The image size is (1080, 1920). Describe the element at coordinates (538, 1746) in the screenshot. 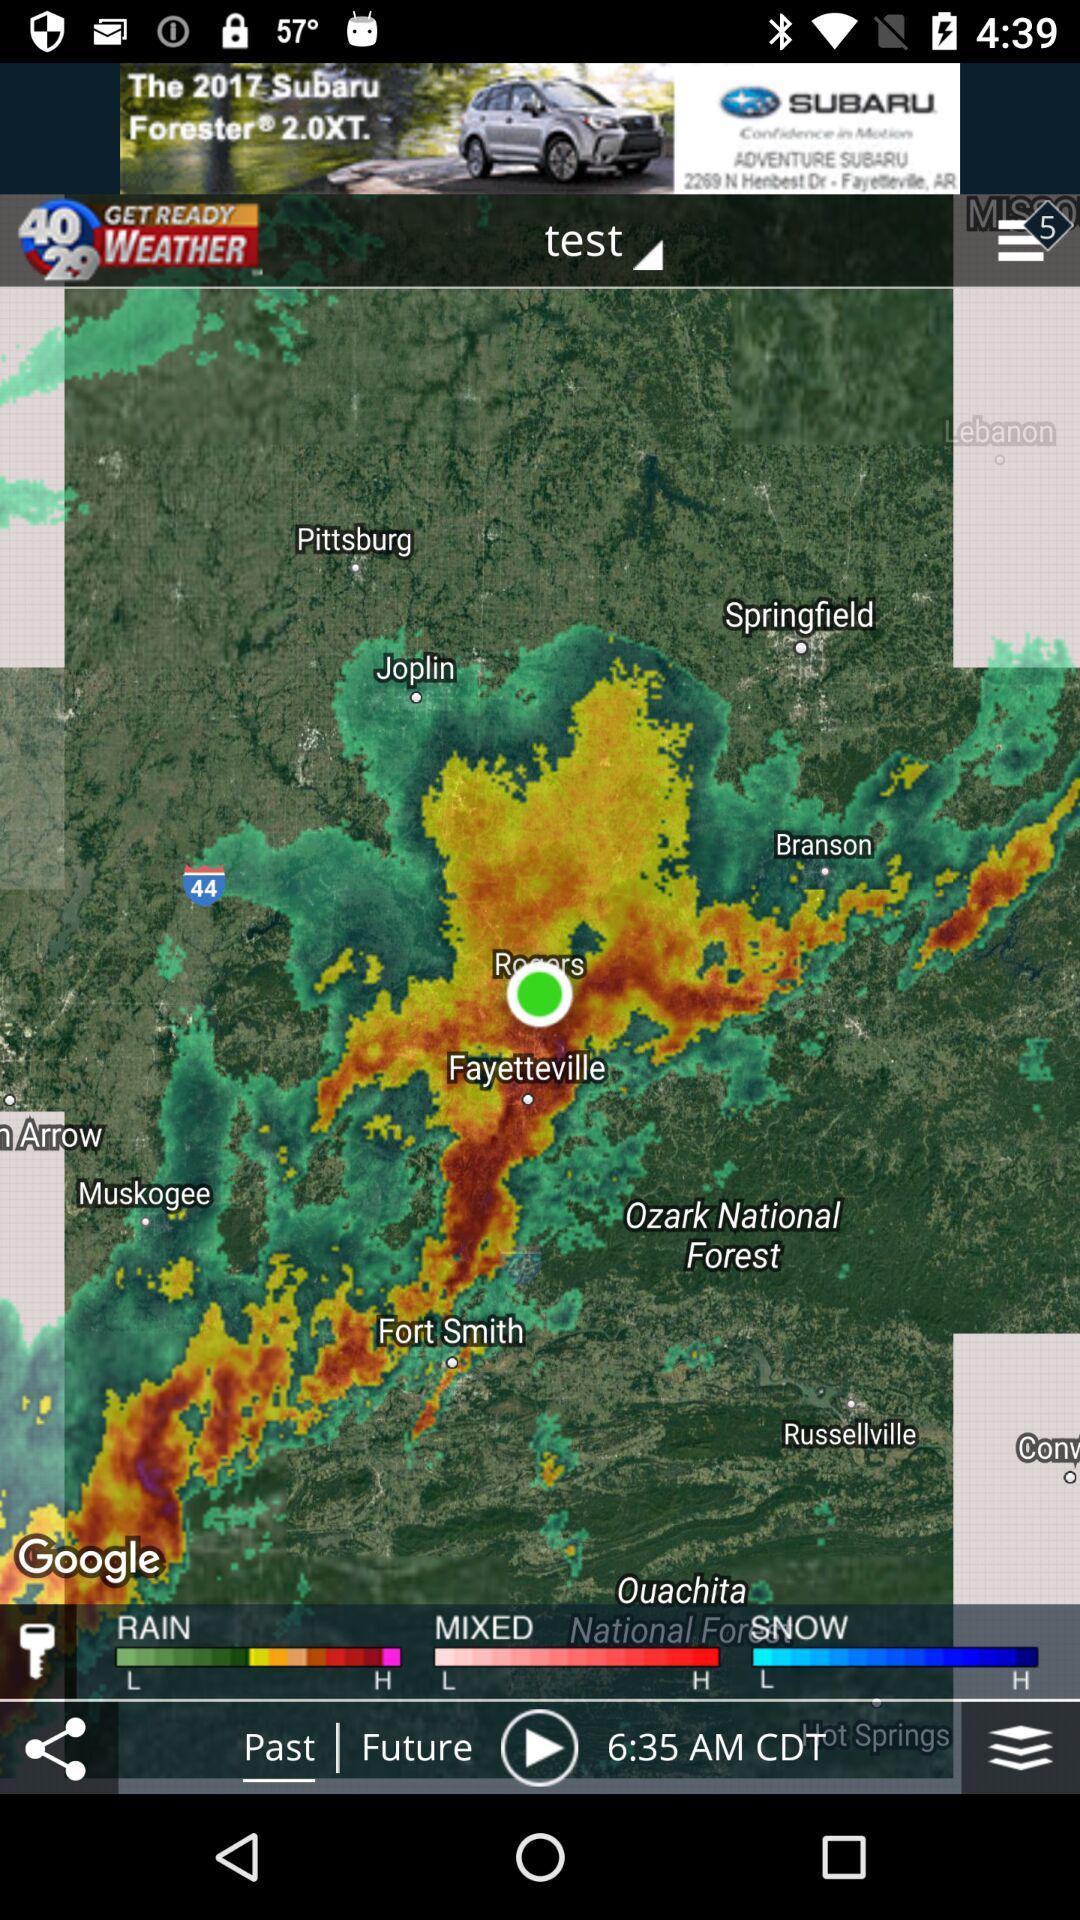

I see `video` at that location.